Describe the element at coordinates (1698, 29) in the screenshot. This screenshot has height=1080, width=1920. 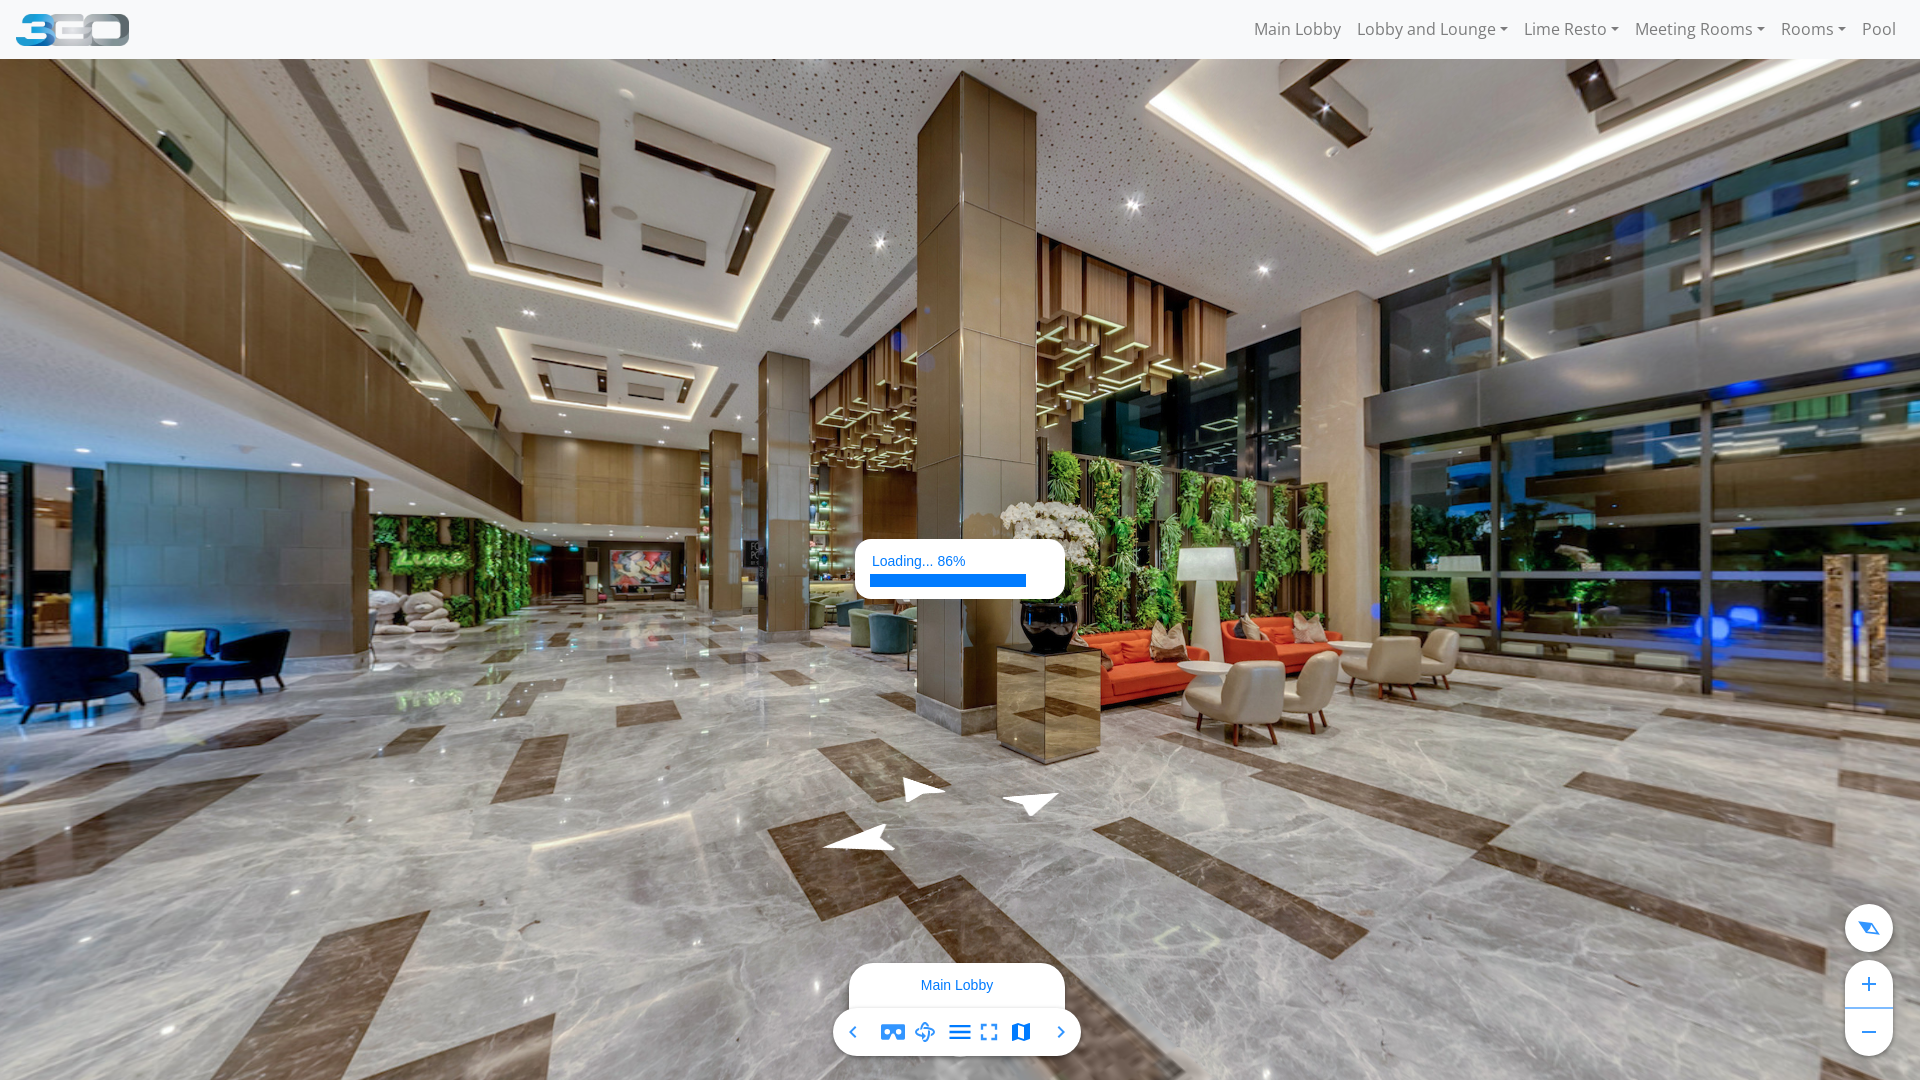
I see `'Meeting Rooms'` at that location.